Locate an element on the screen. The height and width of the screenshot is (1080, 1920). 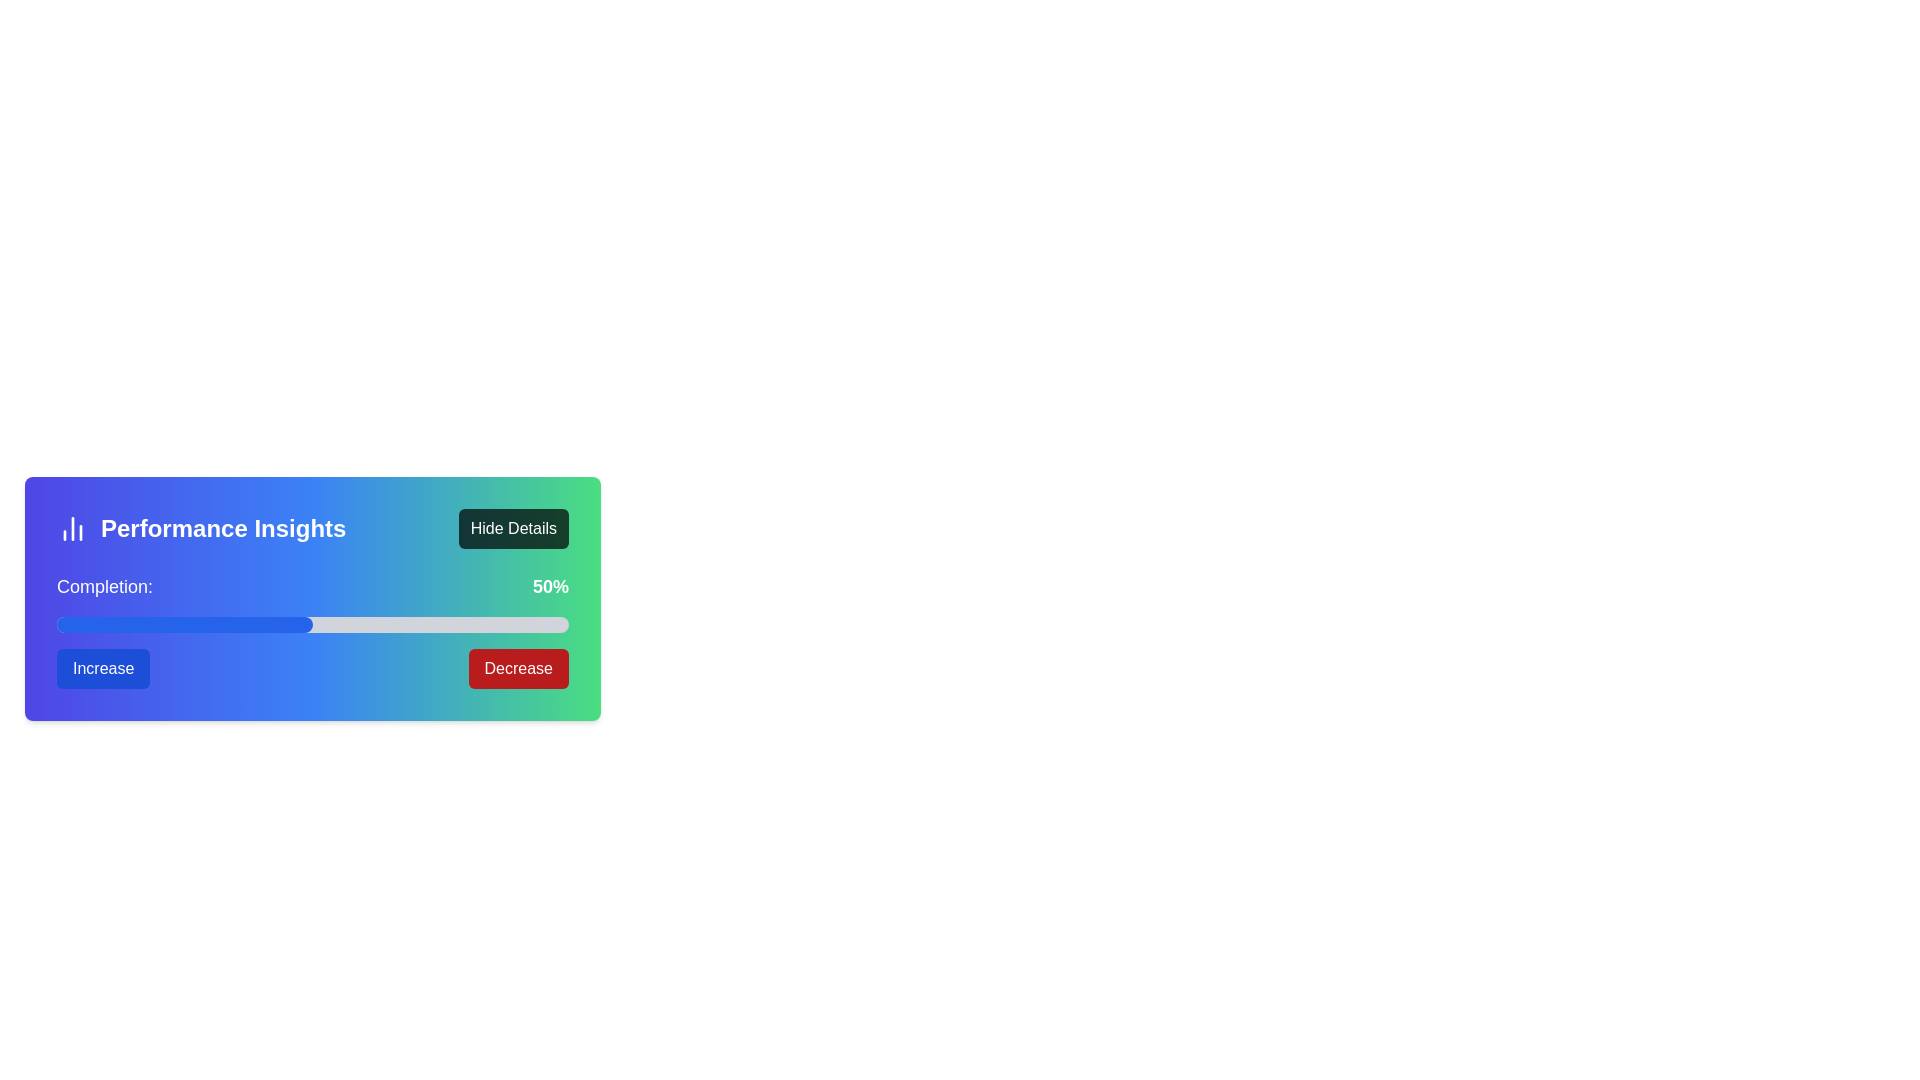
text of the header titled 'Performance Insights' located in the top-left section of the card is located at coordinates (201, 527).